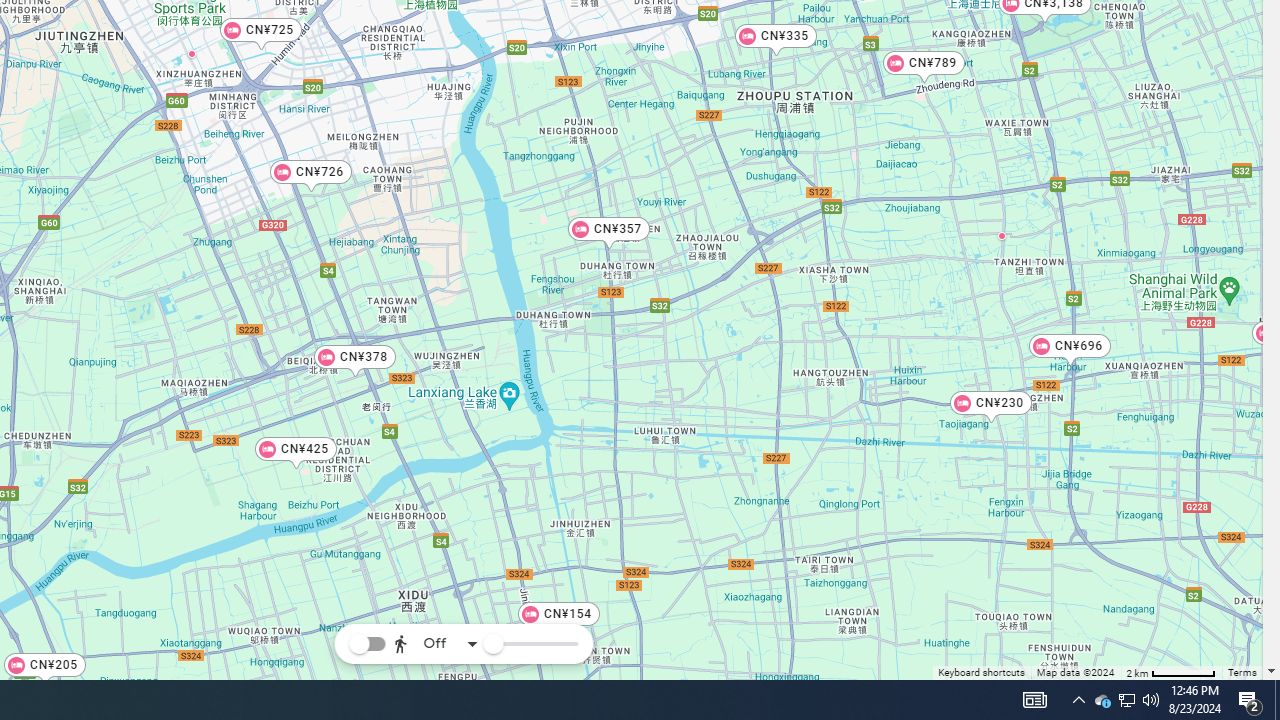 The height and width of the screenshot is (720, 1280). I want to click on 'Keyboard shortcuts', so click(981, 673).